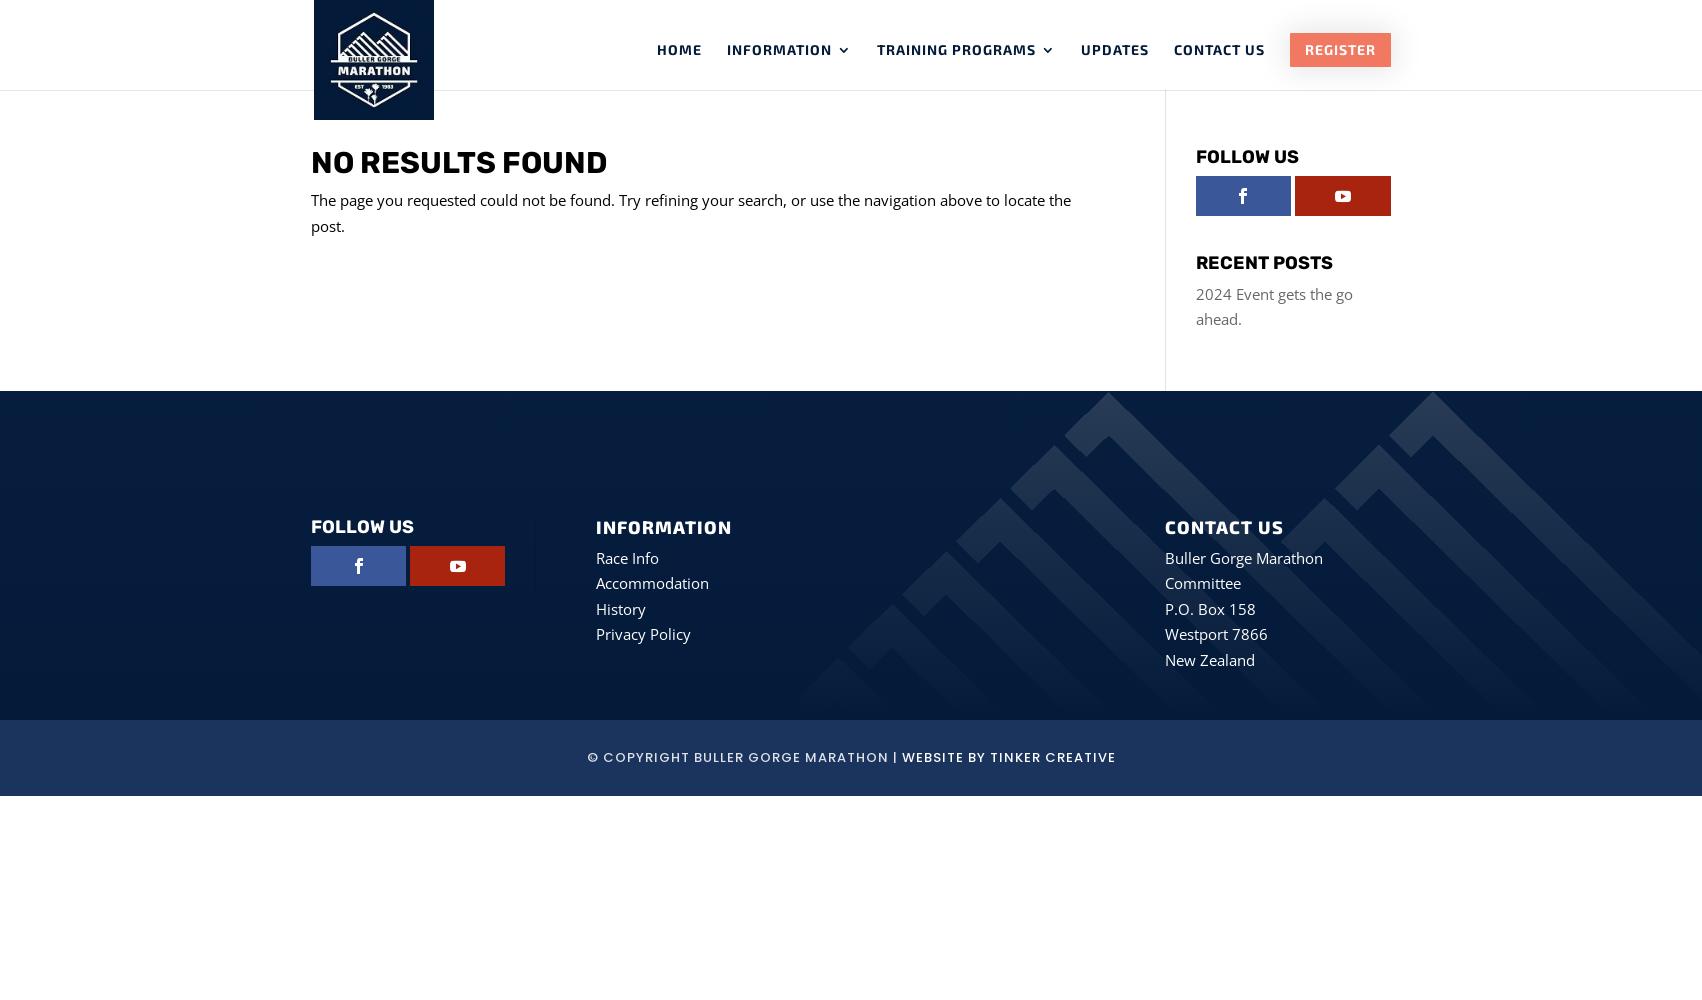 The image size is (1702, 1000). Describe the element at coordinates (805, 292) in the screenshot. I see `'Sponsors'` at that location.